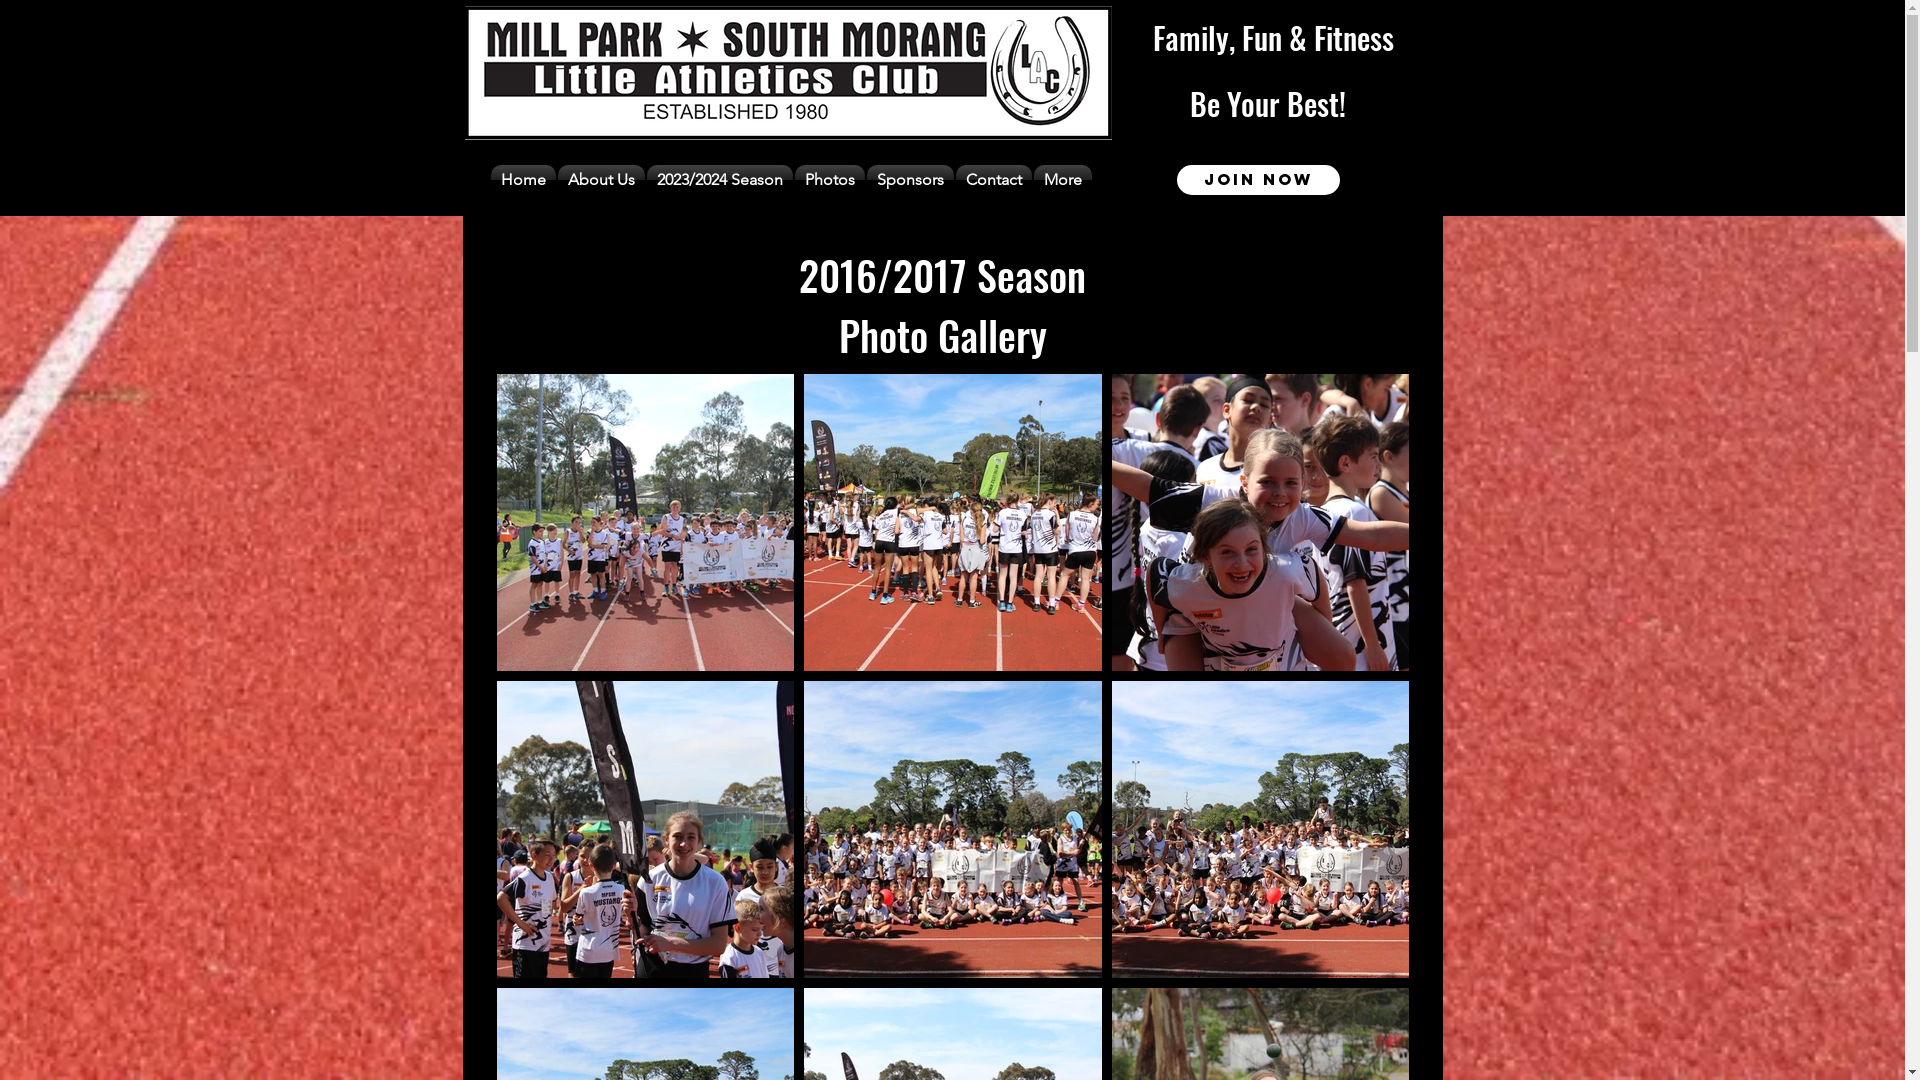 This screenshot has height=1080, width=1920. I want to click on '2023/2024 Season', so click(720, 180).